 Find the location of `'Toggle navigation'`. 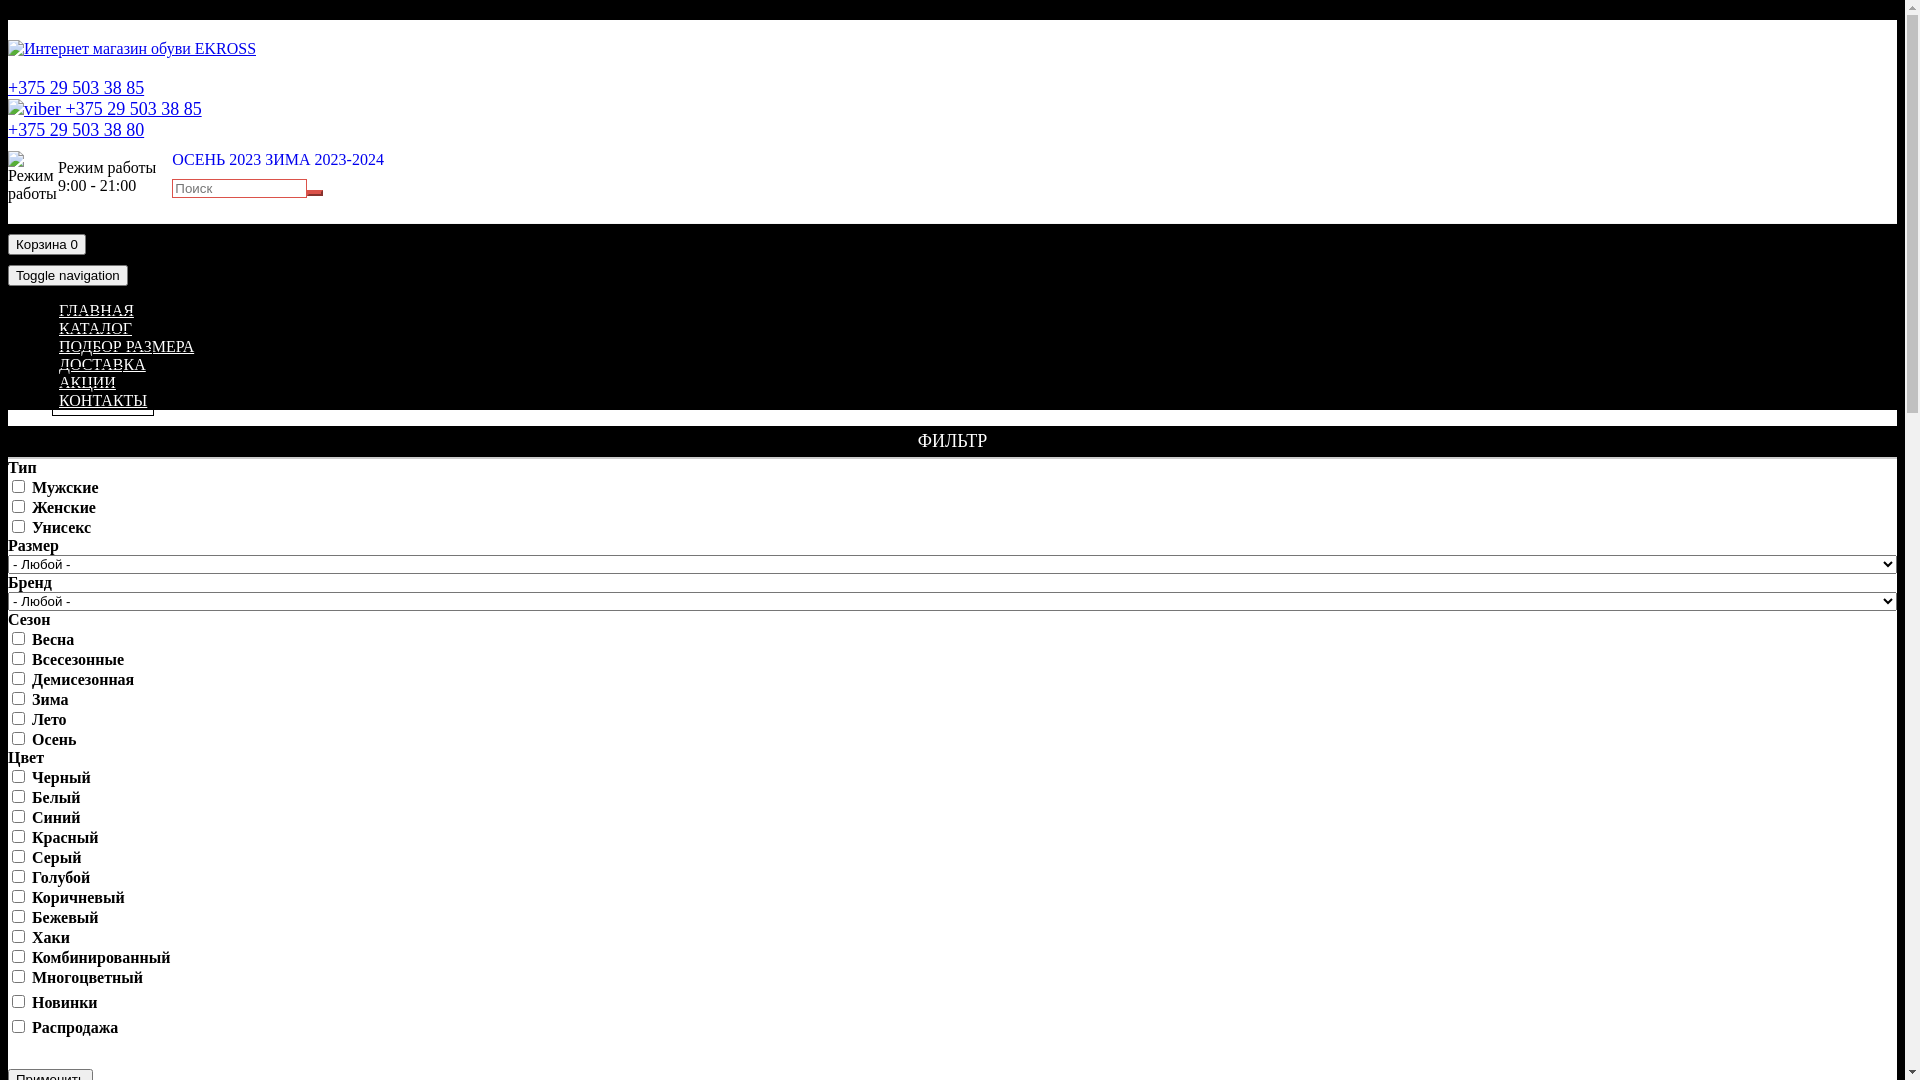

'Toggle navigation' is located at coordinates (67, 275).